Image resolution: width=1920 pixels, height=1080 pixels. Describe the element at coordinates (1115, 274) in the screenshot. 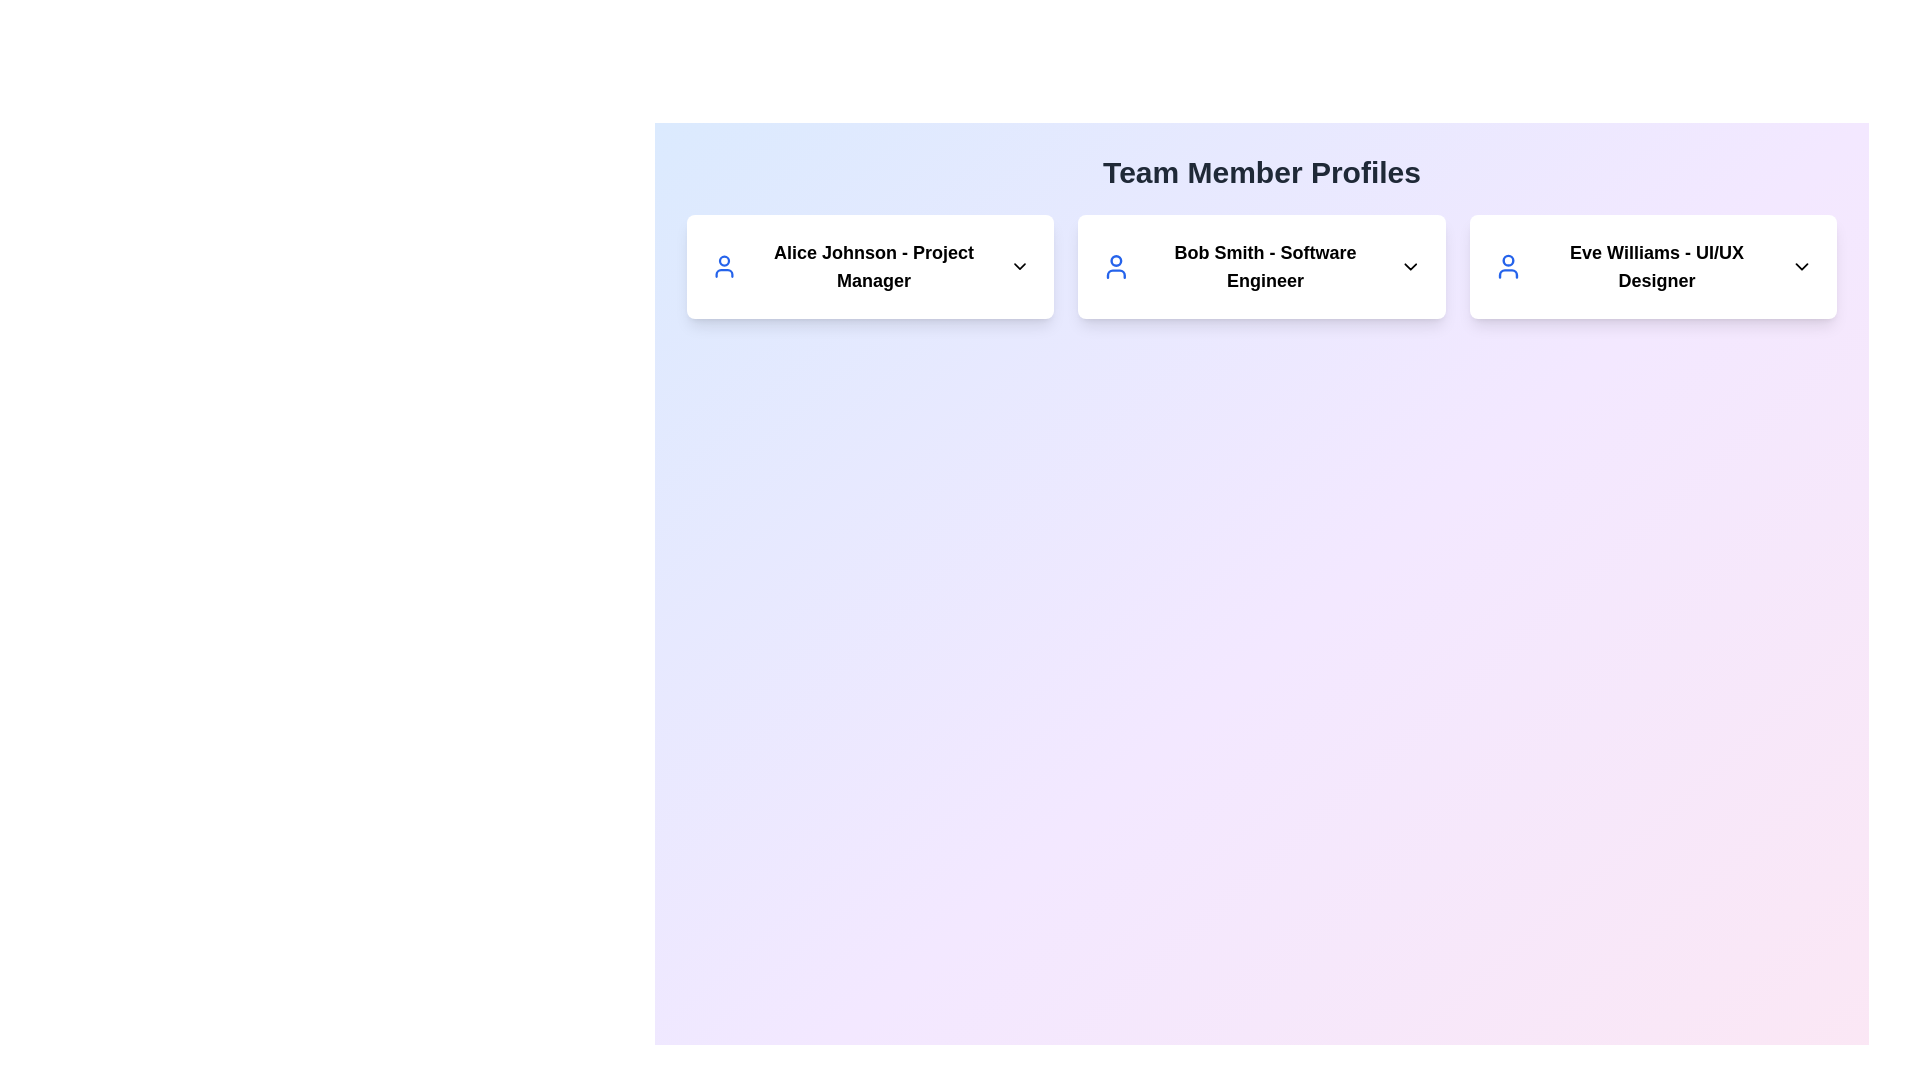

I see `SVG properties of the torso element in the user icon for 'Bob Smith - Software Engineer', located at the center of the profile card's icon area` at that location.